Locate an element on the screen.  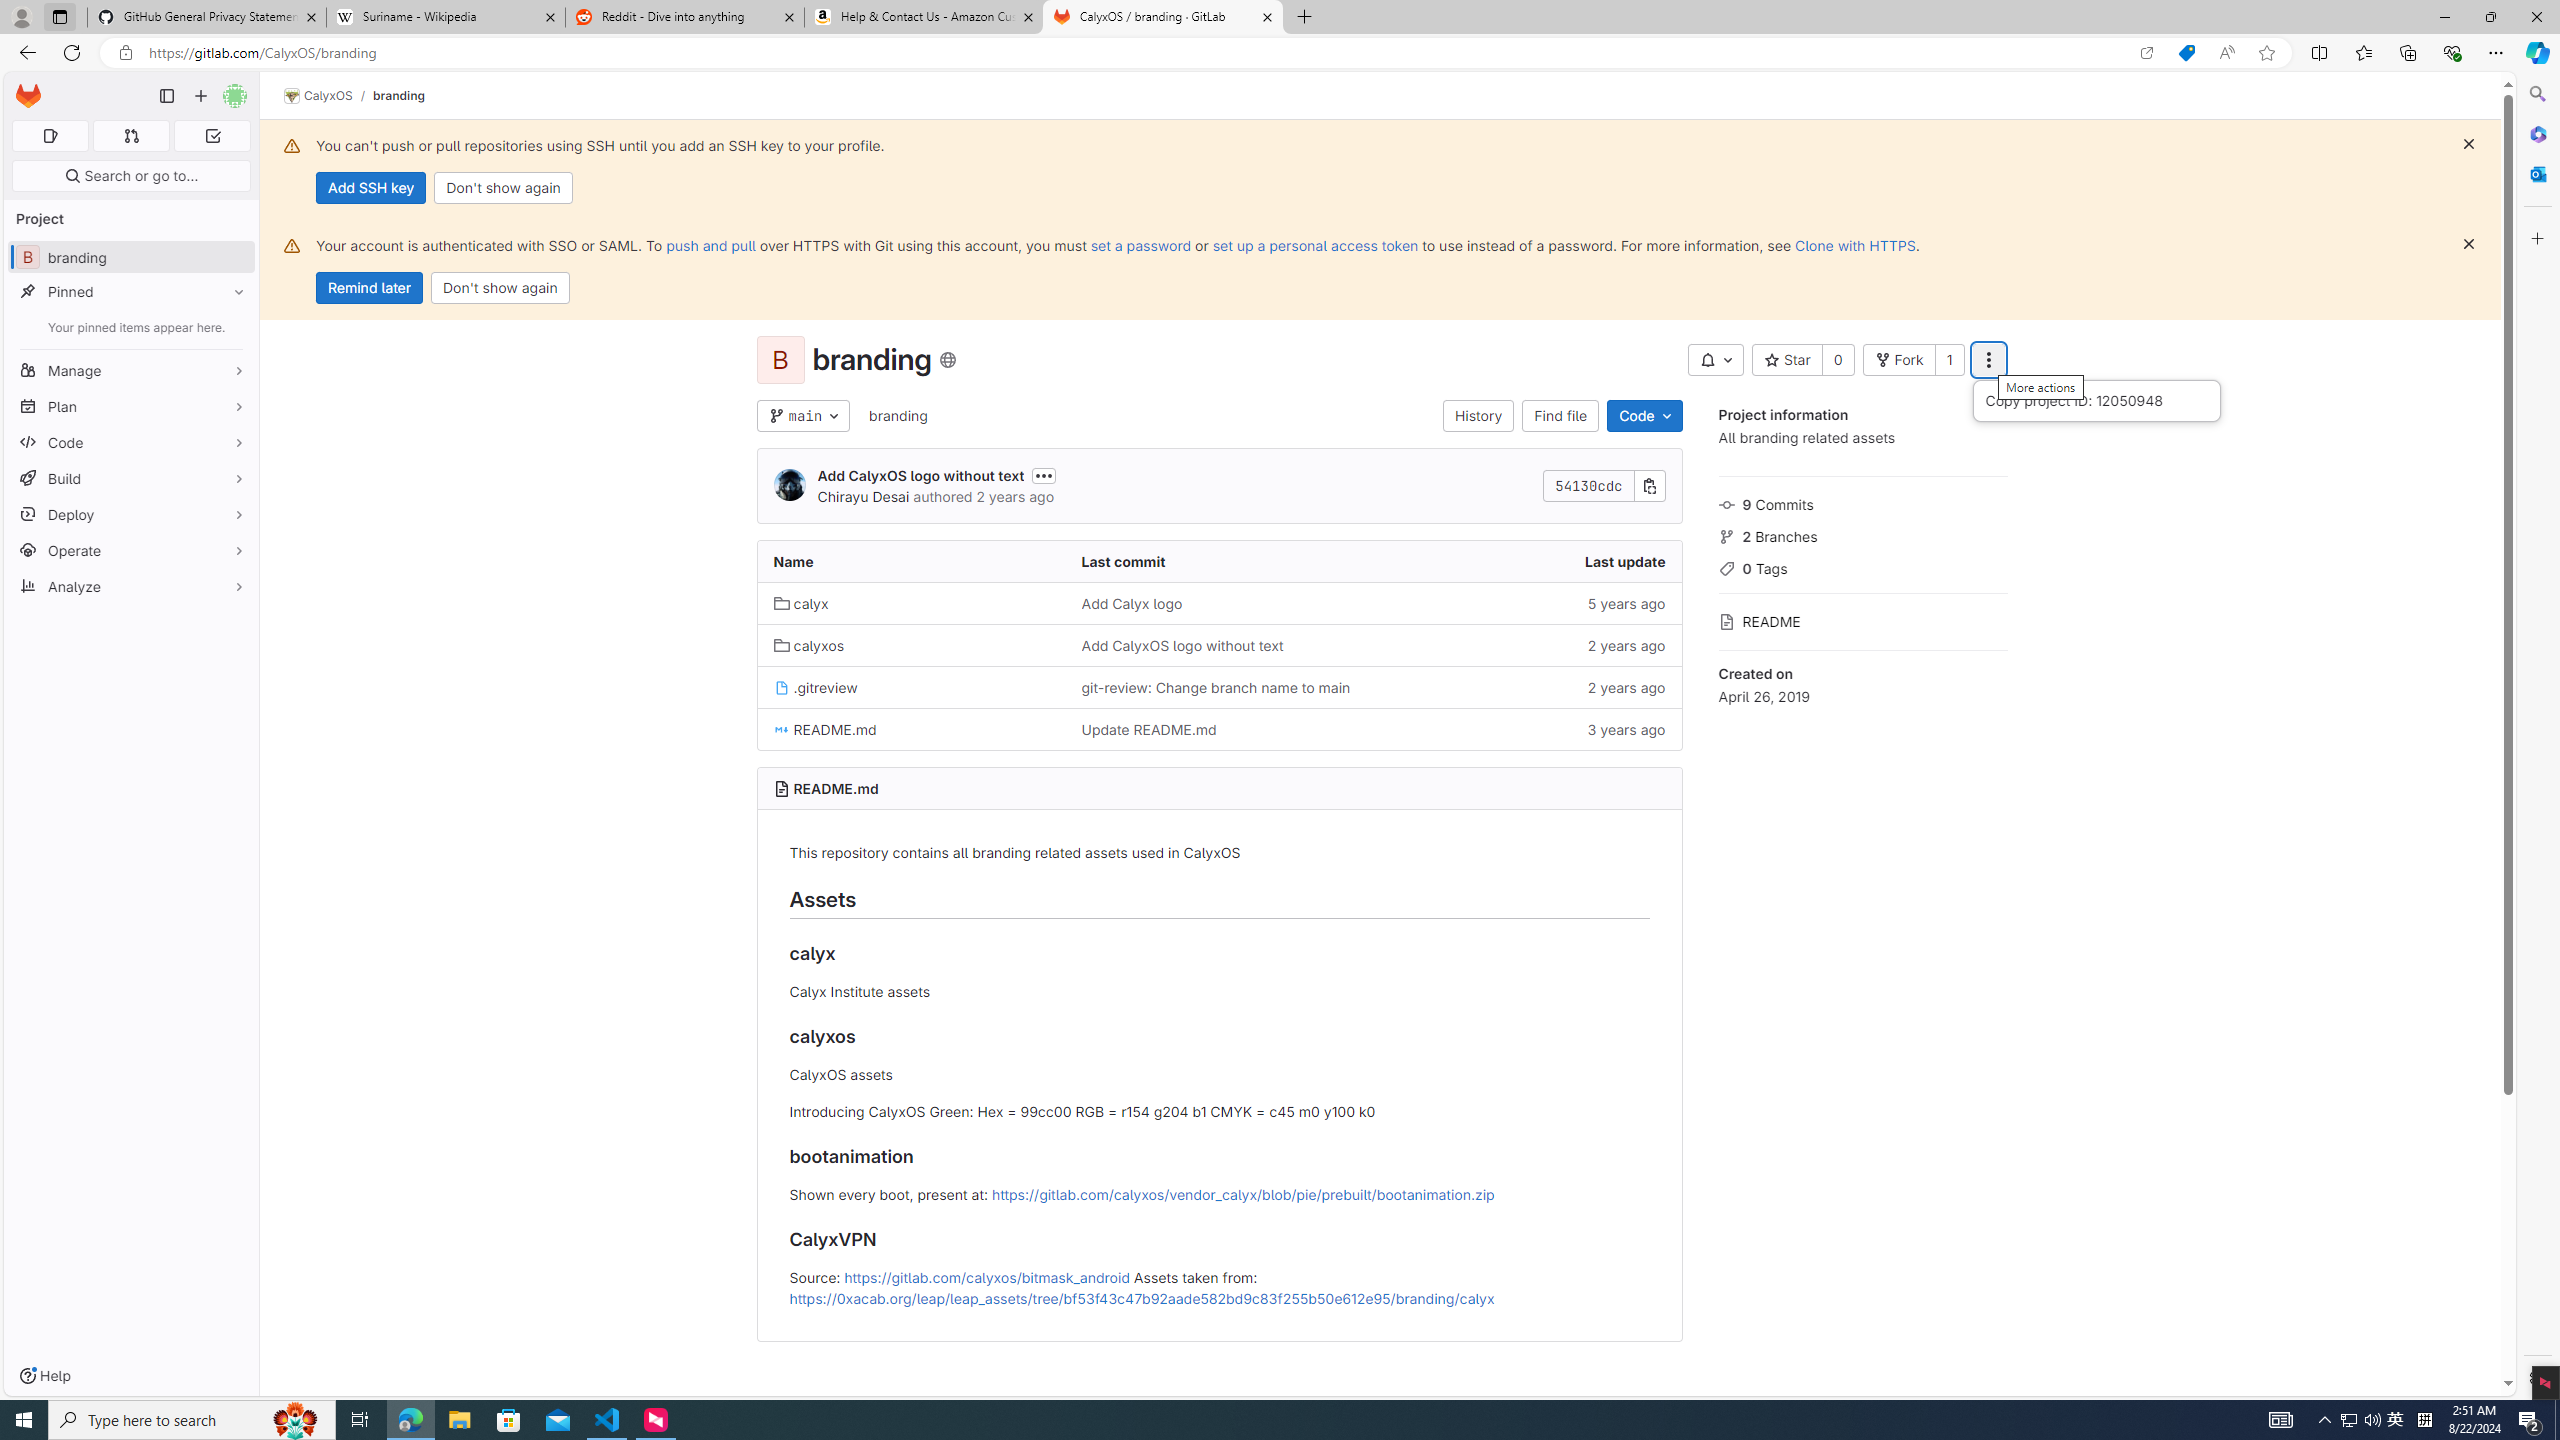
'2 years ago' is located at coordinates (1526, 685).